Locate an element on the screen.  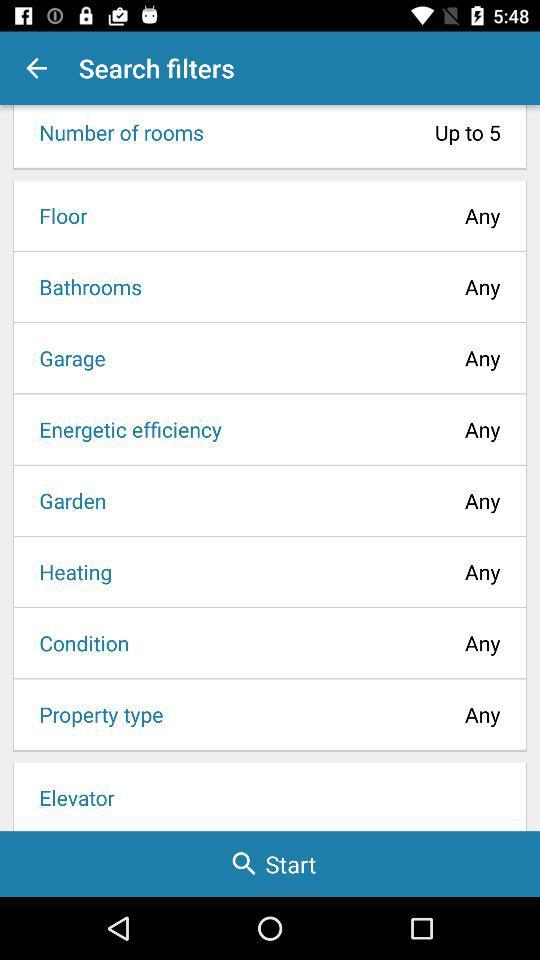
item to the left of the up to 5 item is located at coordinates (115, 131).